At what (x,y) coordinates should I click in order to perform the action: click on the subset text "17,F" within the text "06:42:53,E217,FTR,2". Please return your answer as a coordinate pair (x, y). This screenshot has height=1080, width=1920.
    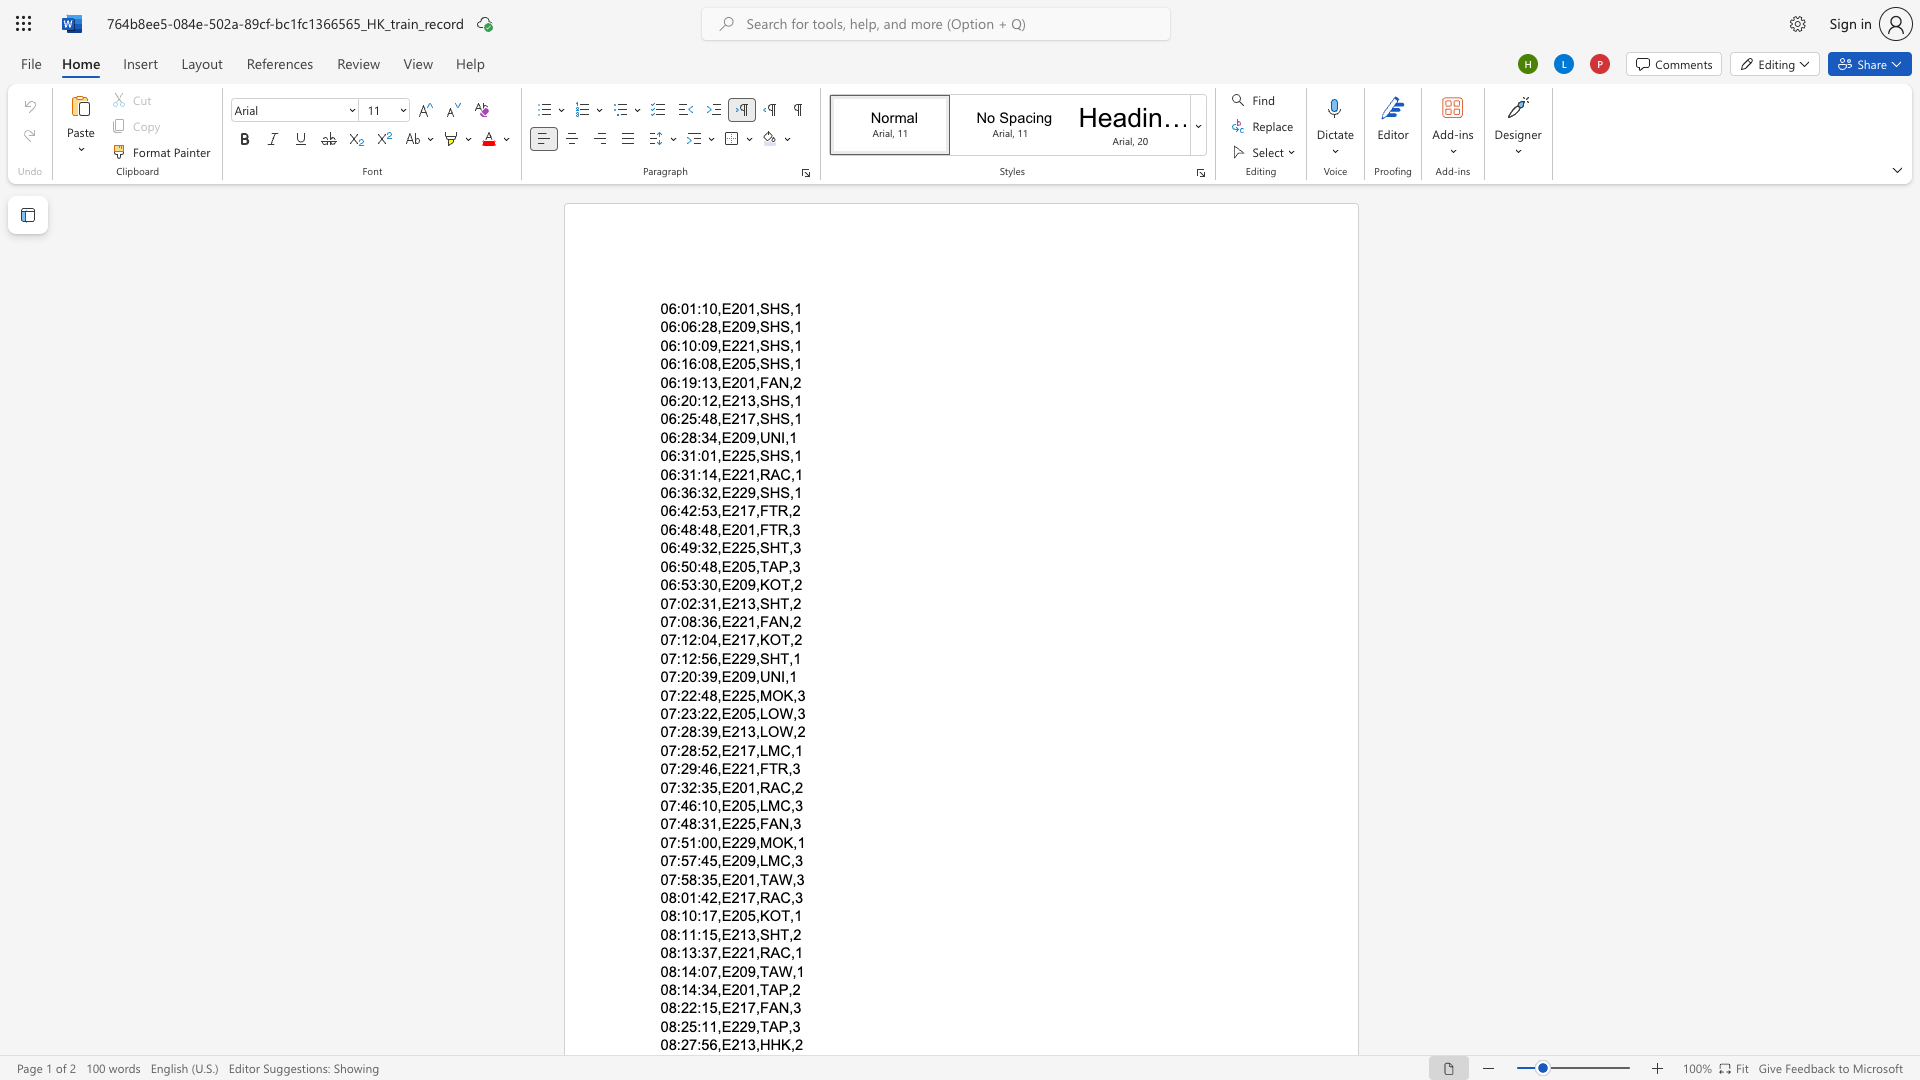
    Looking at the image, I should click on (738, 510).